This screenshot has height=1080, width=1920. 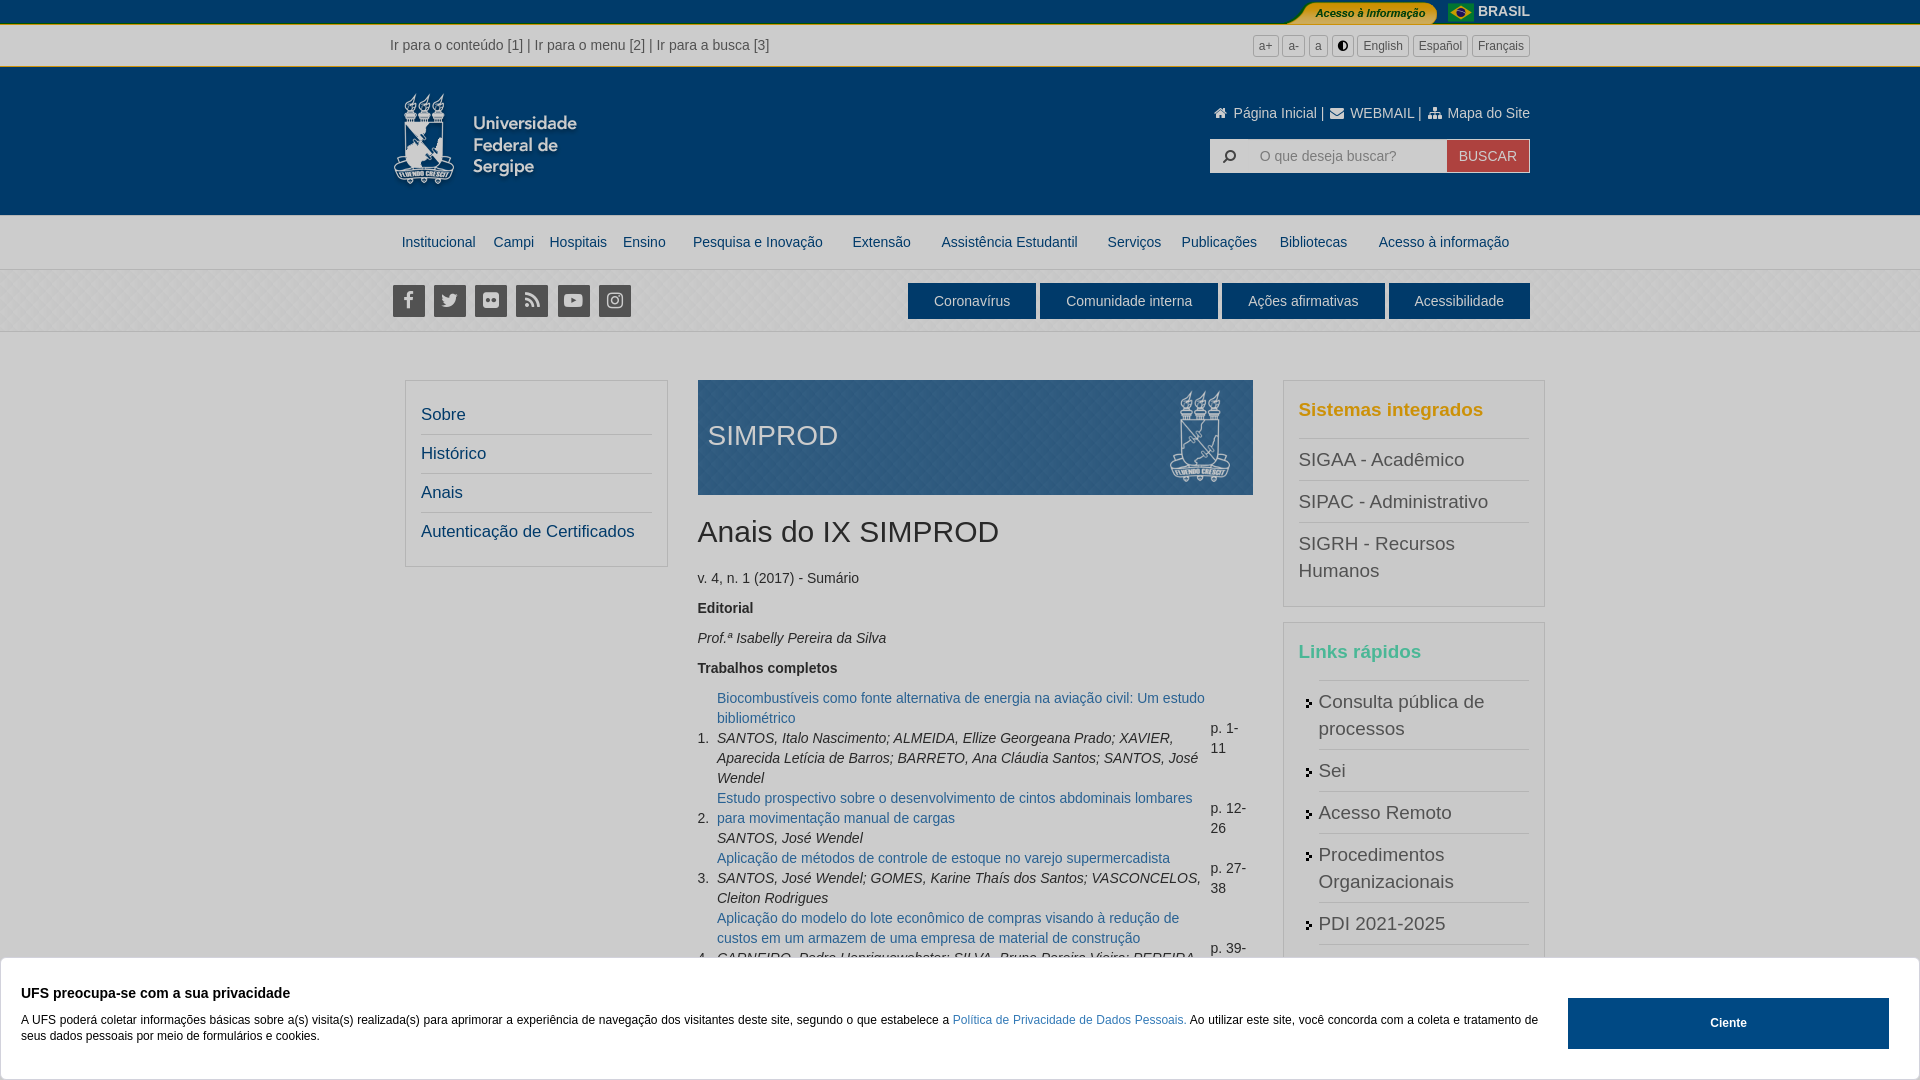 What do you see at coordinates (1381, 45) in the screenshot?
I see `'English'` at bounding box center [1381, 45].